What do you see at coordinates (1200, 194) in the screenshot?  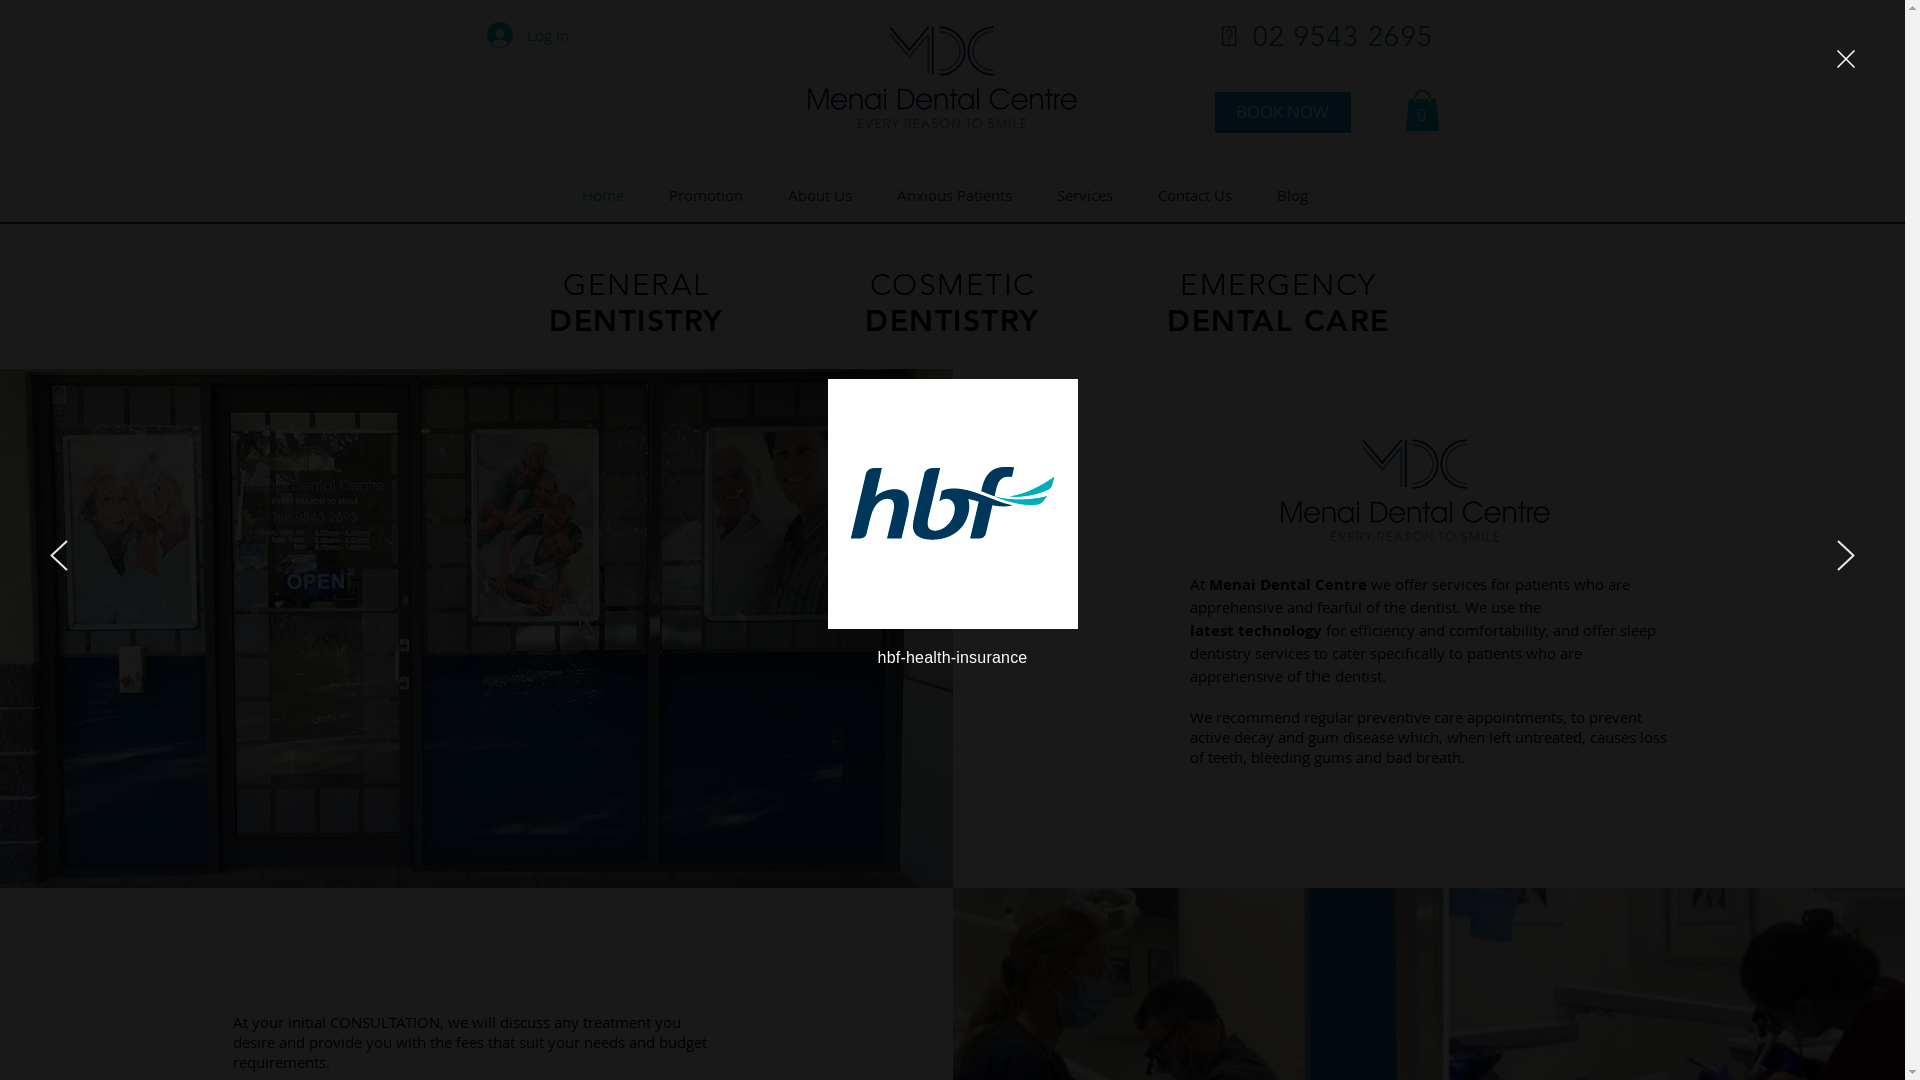 I see `'Contact Us'` at bounding box center [1200, 194].